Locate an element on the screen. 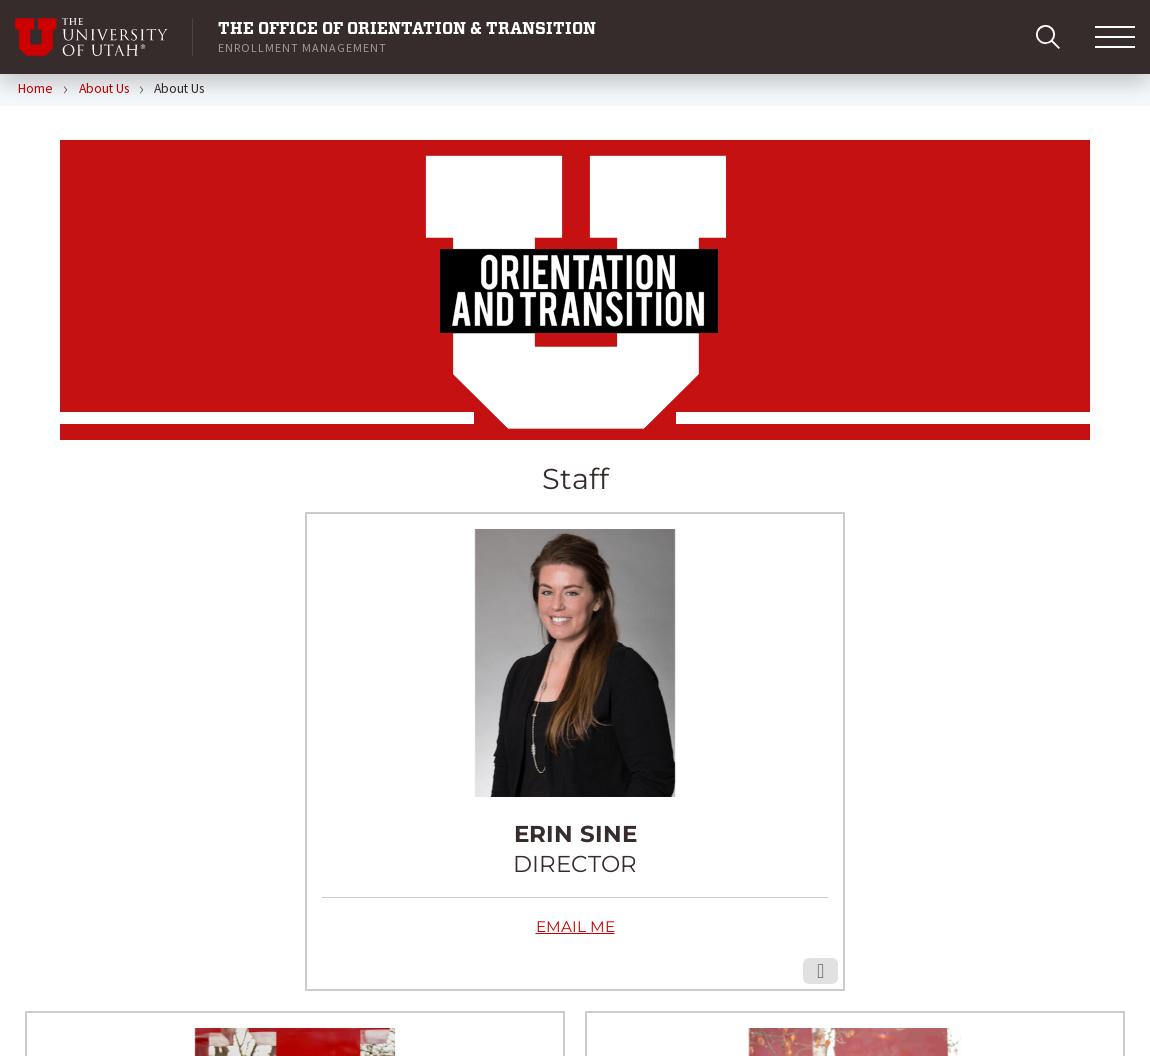 This screenshot has width=1150, height=1056. 'ABOUT ERIN' is located at coordinates (574, 540).